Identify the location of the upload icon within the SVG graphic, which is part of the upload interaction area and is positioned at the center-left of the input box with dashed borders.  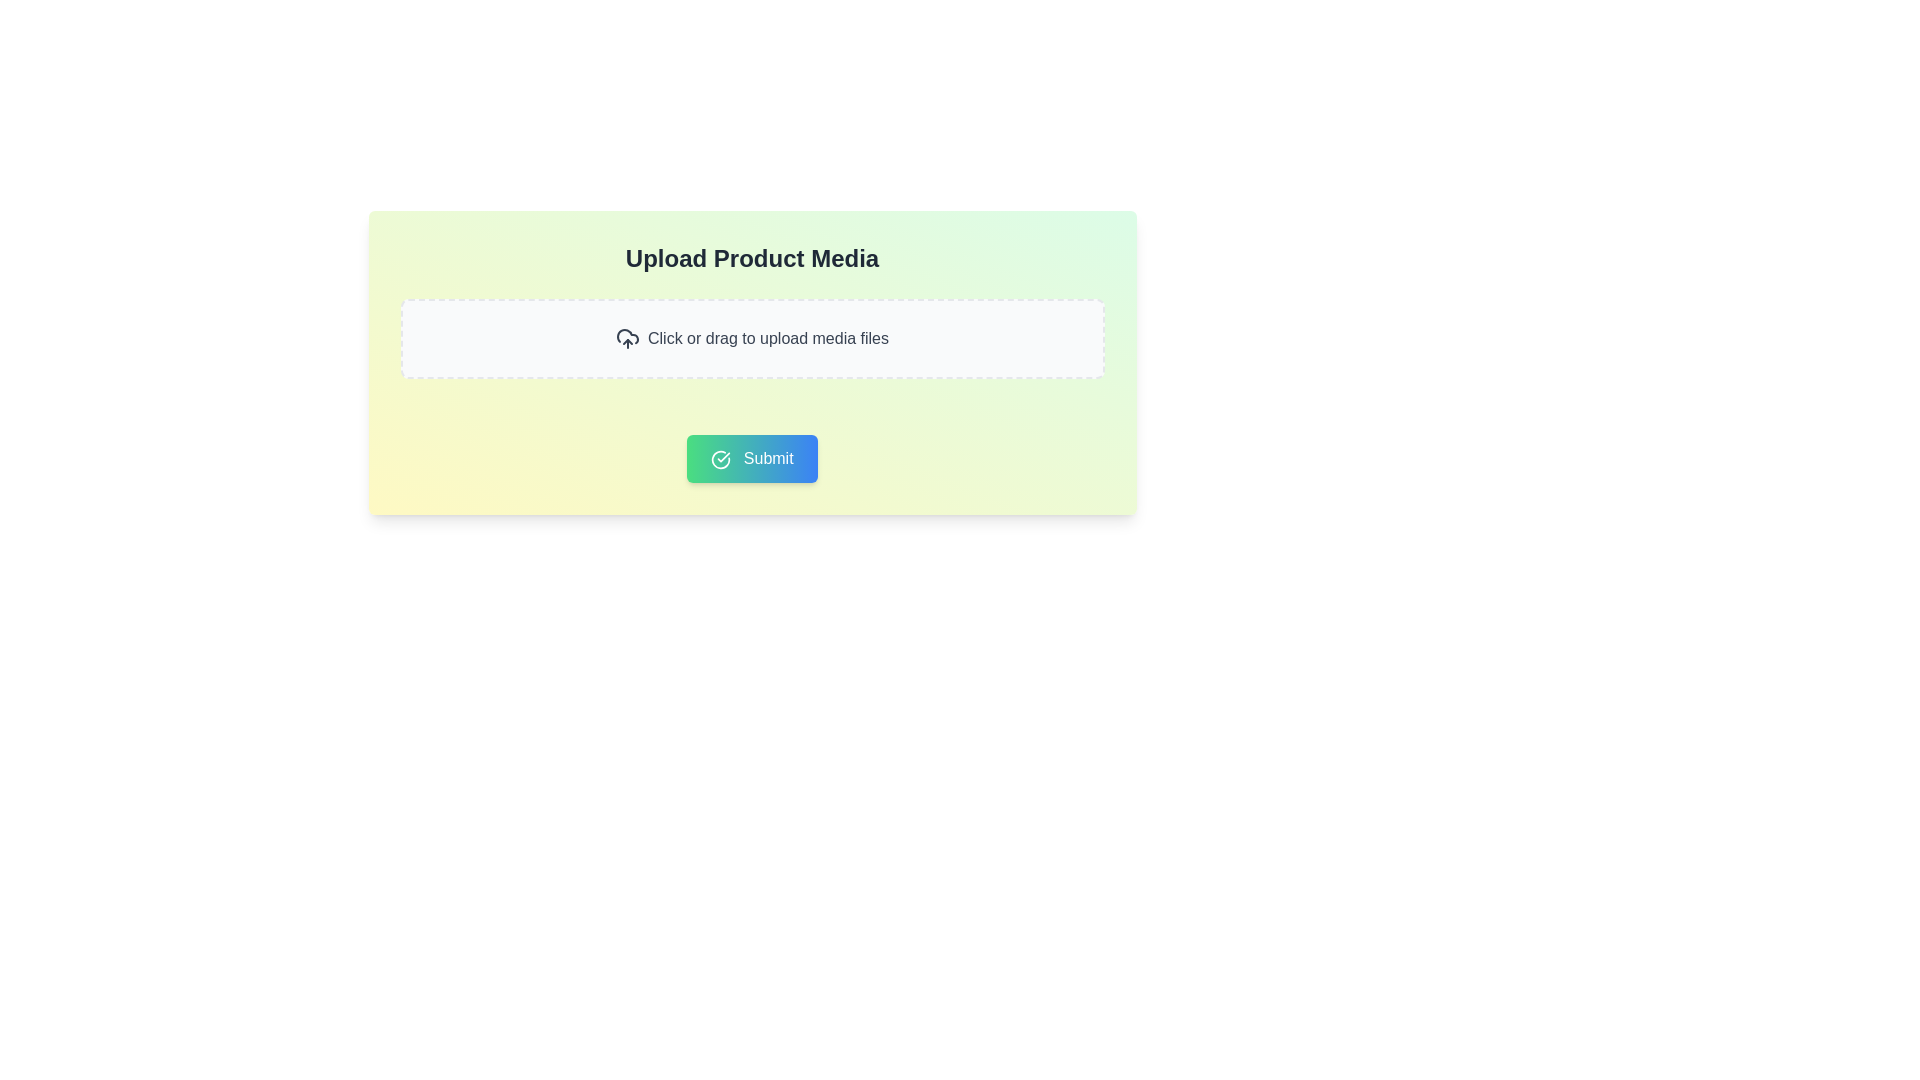
(627, 335).